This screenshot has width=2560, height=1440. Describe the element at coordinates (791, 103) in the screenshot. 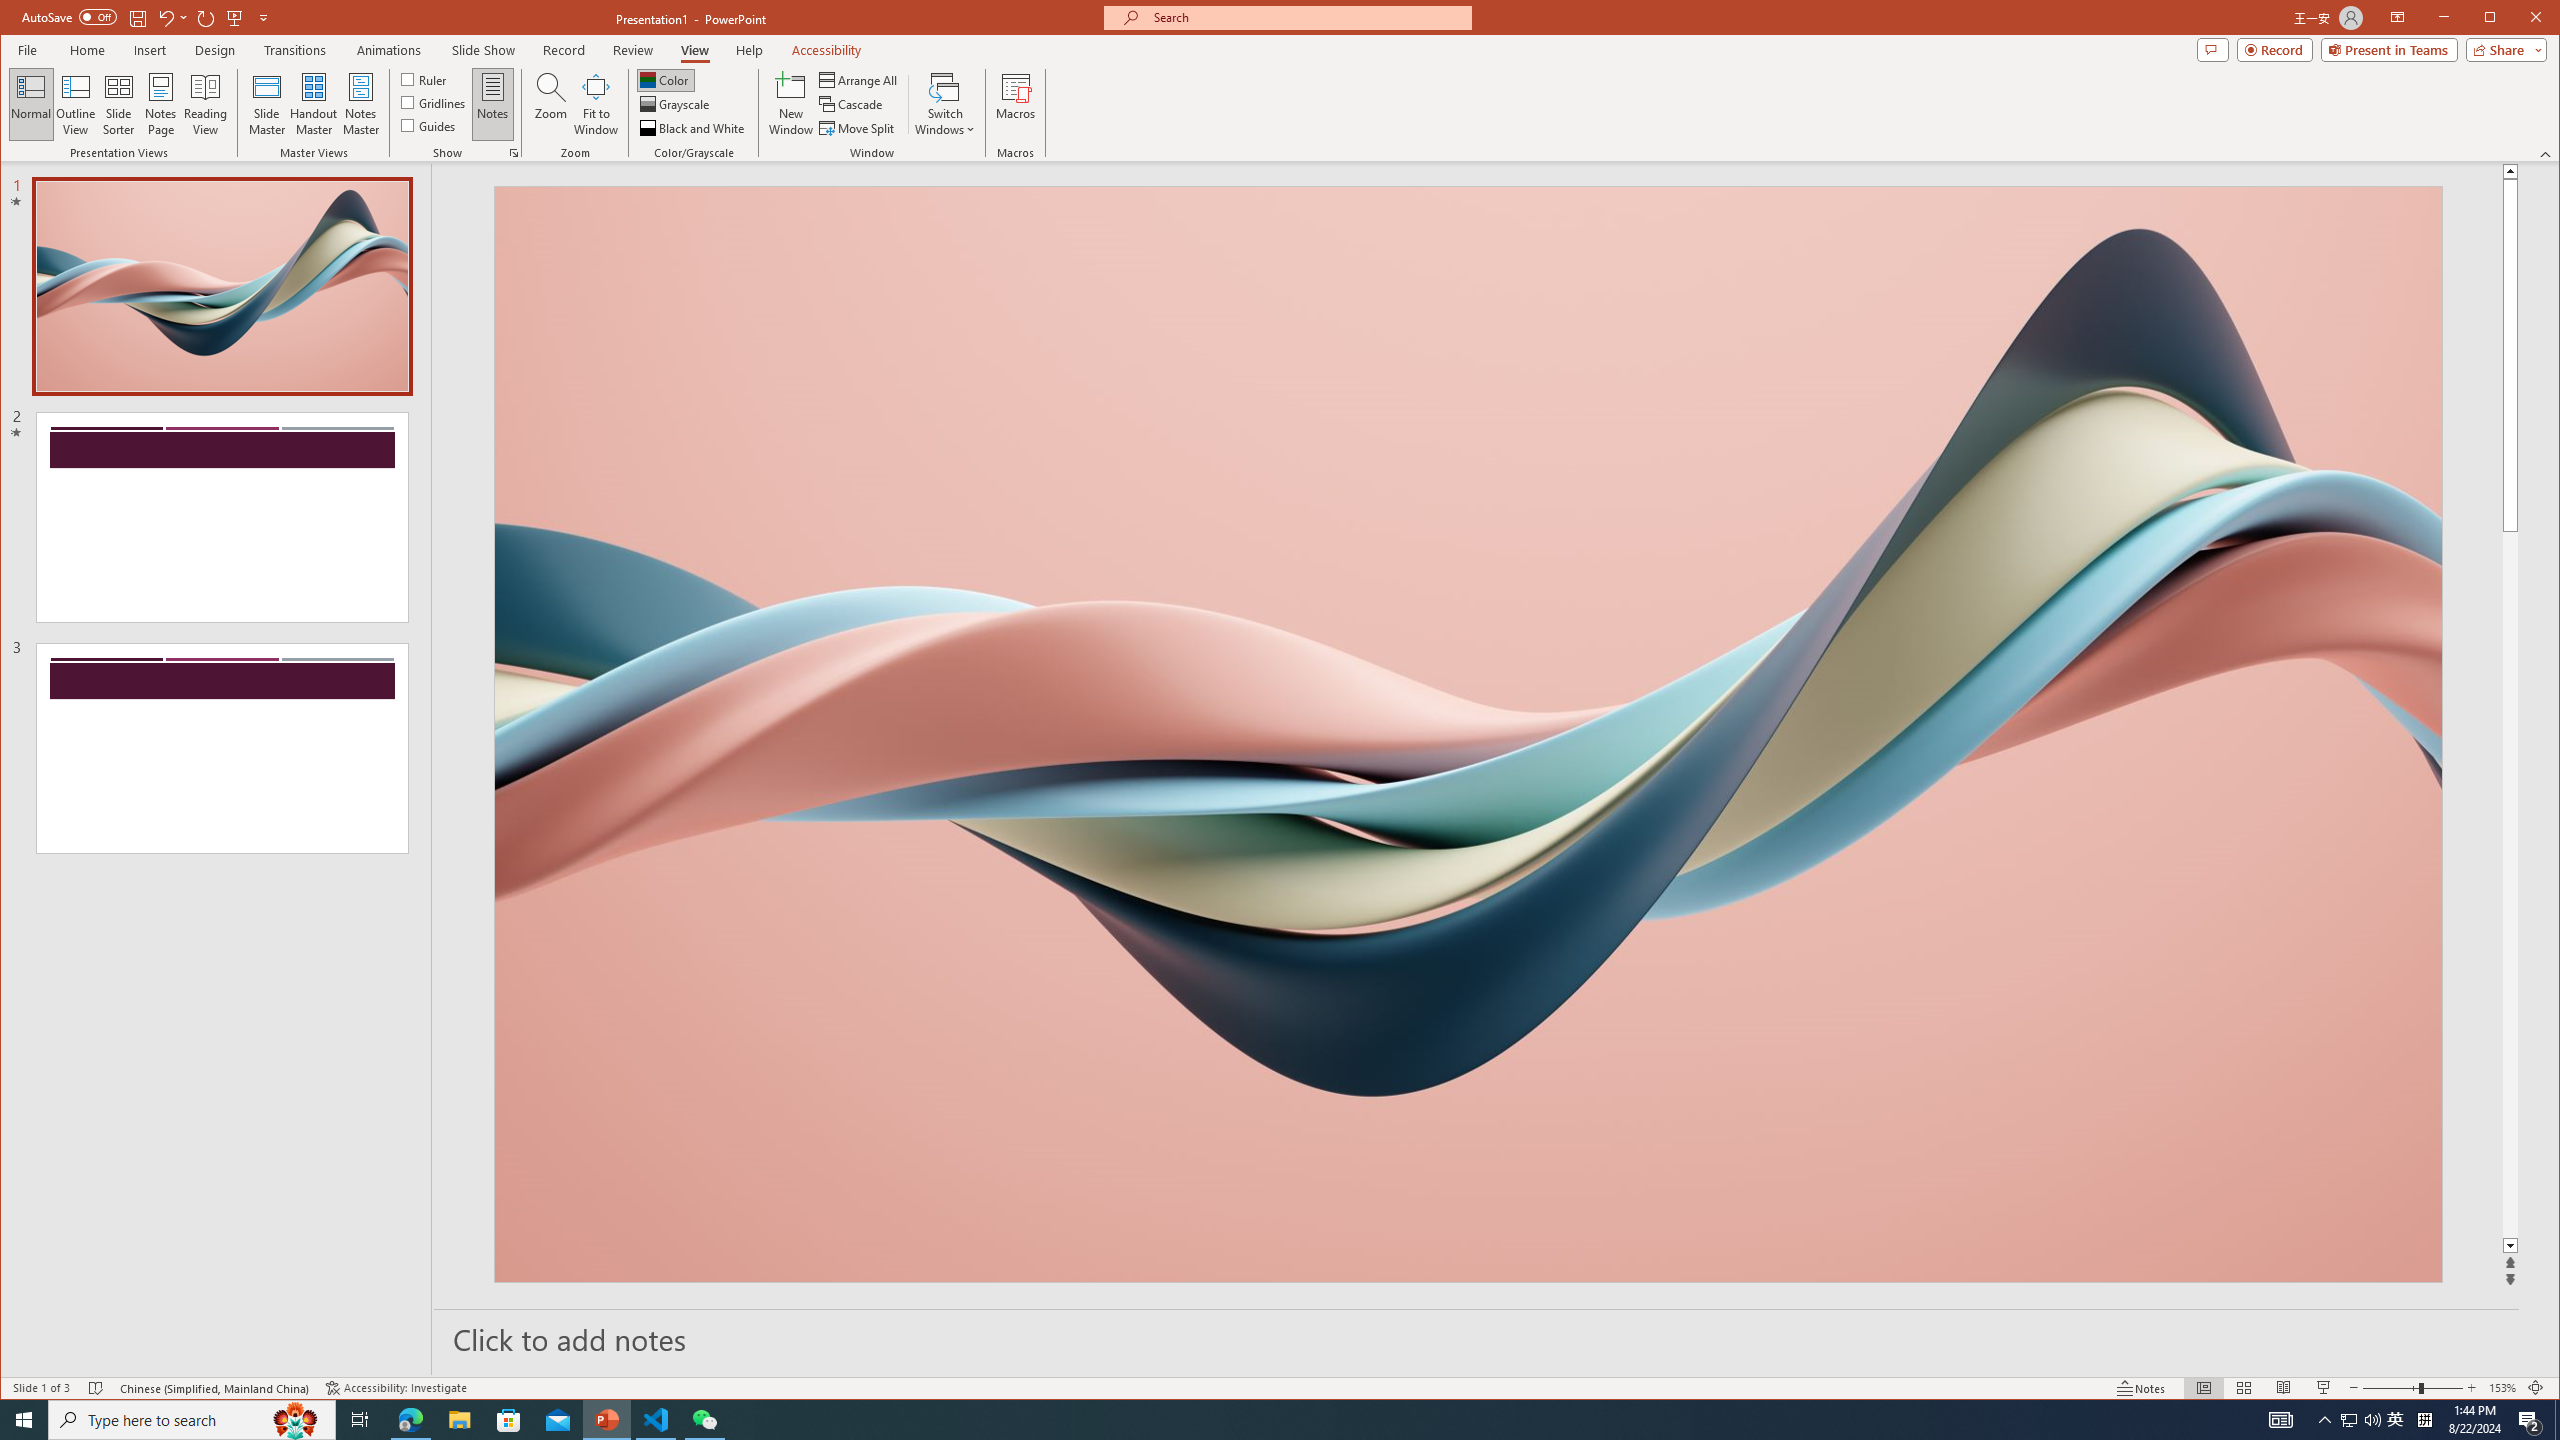

I see `'New Window'` at that location.